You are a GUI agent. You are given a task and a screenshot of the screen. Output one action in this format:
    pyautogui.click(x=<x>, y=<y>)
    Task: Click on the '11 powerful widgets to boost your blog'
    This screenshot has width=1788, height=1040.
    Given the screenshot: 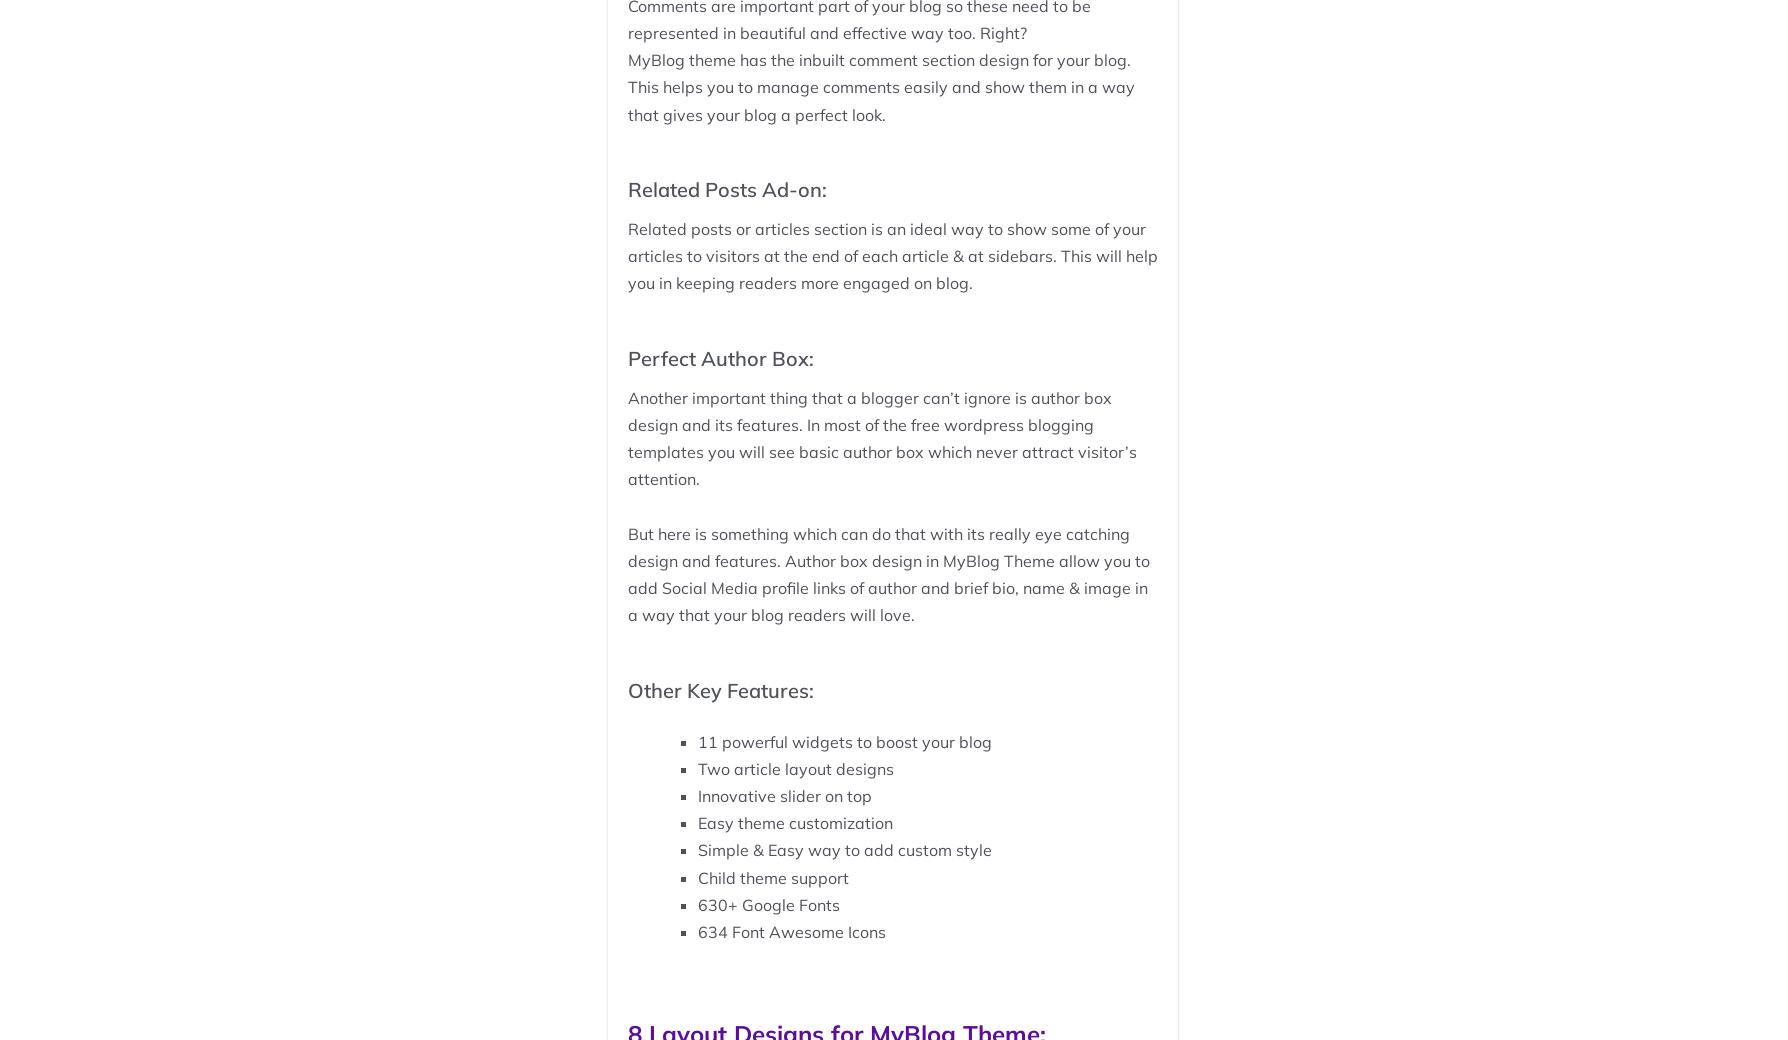 What is the action you would take?
    pyautogui.click(x=695, y=741)
    